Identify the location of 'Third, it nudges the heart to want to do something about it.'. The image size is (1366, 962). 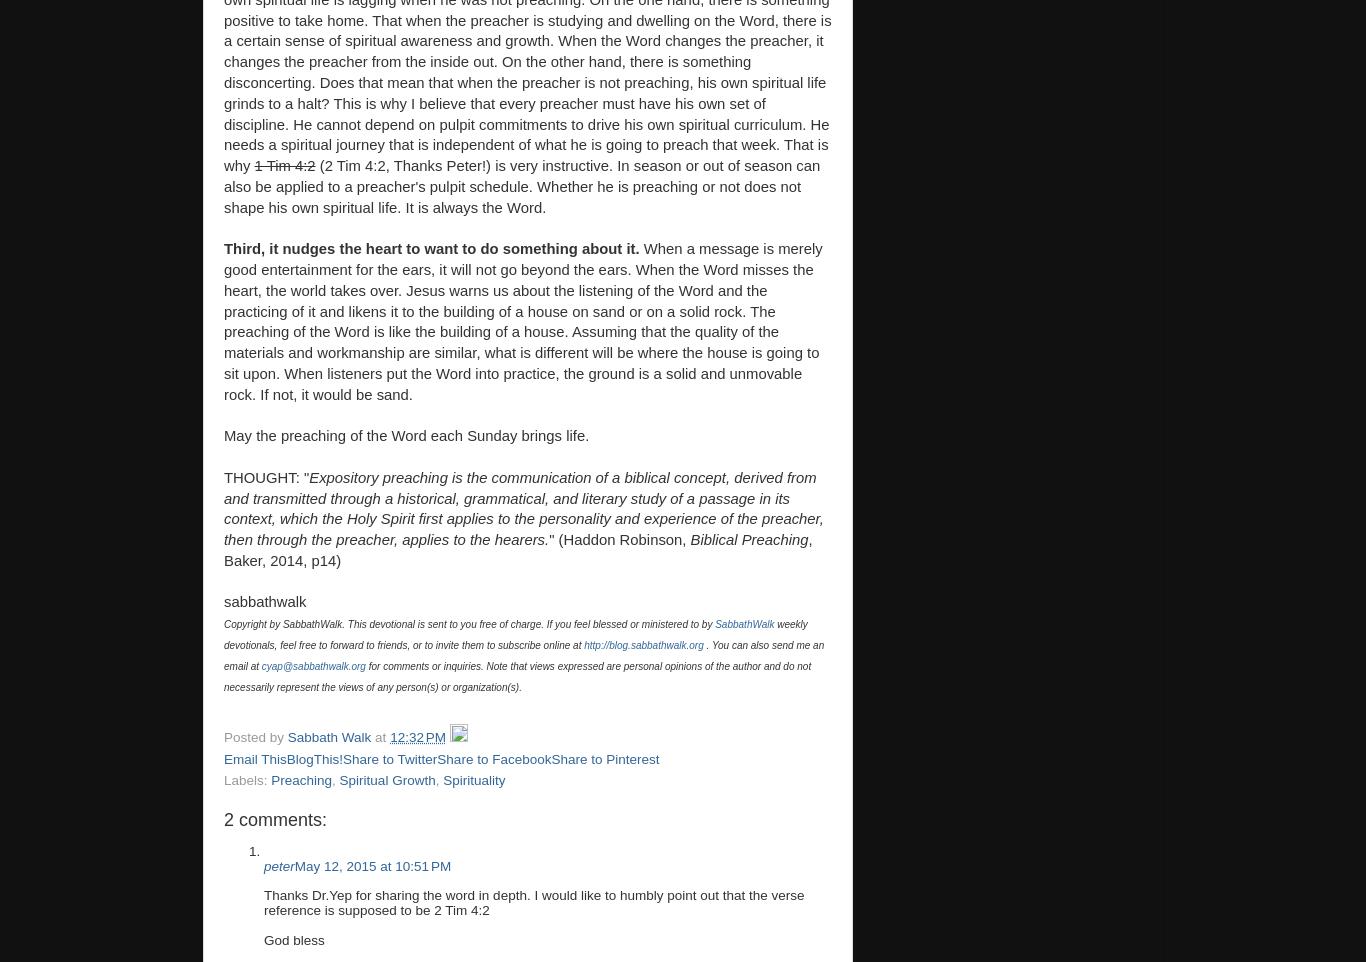
(432, 248).